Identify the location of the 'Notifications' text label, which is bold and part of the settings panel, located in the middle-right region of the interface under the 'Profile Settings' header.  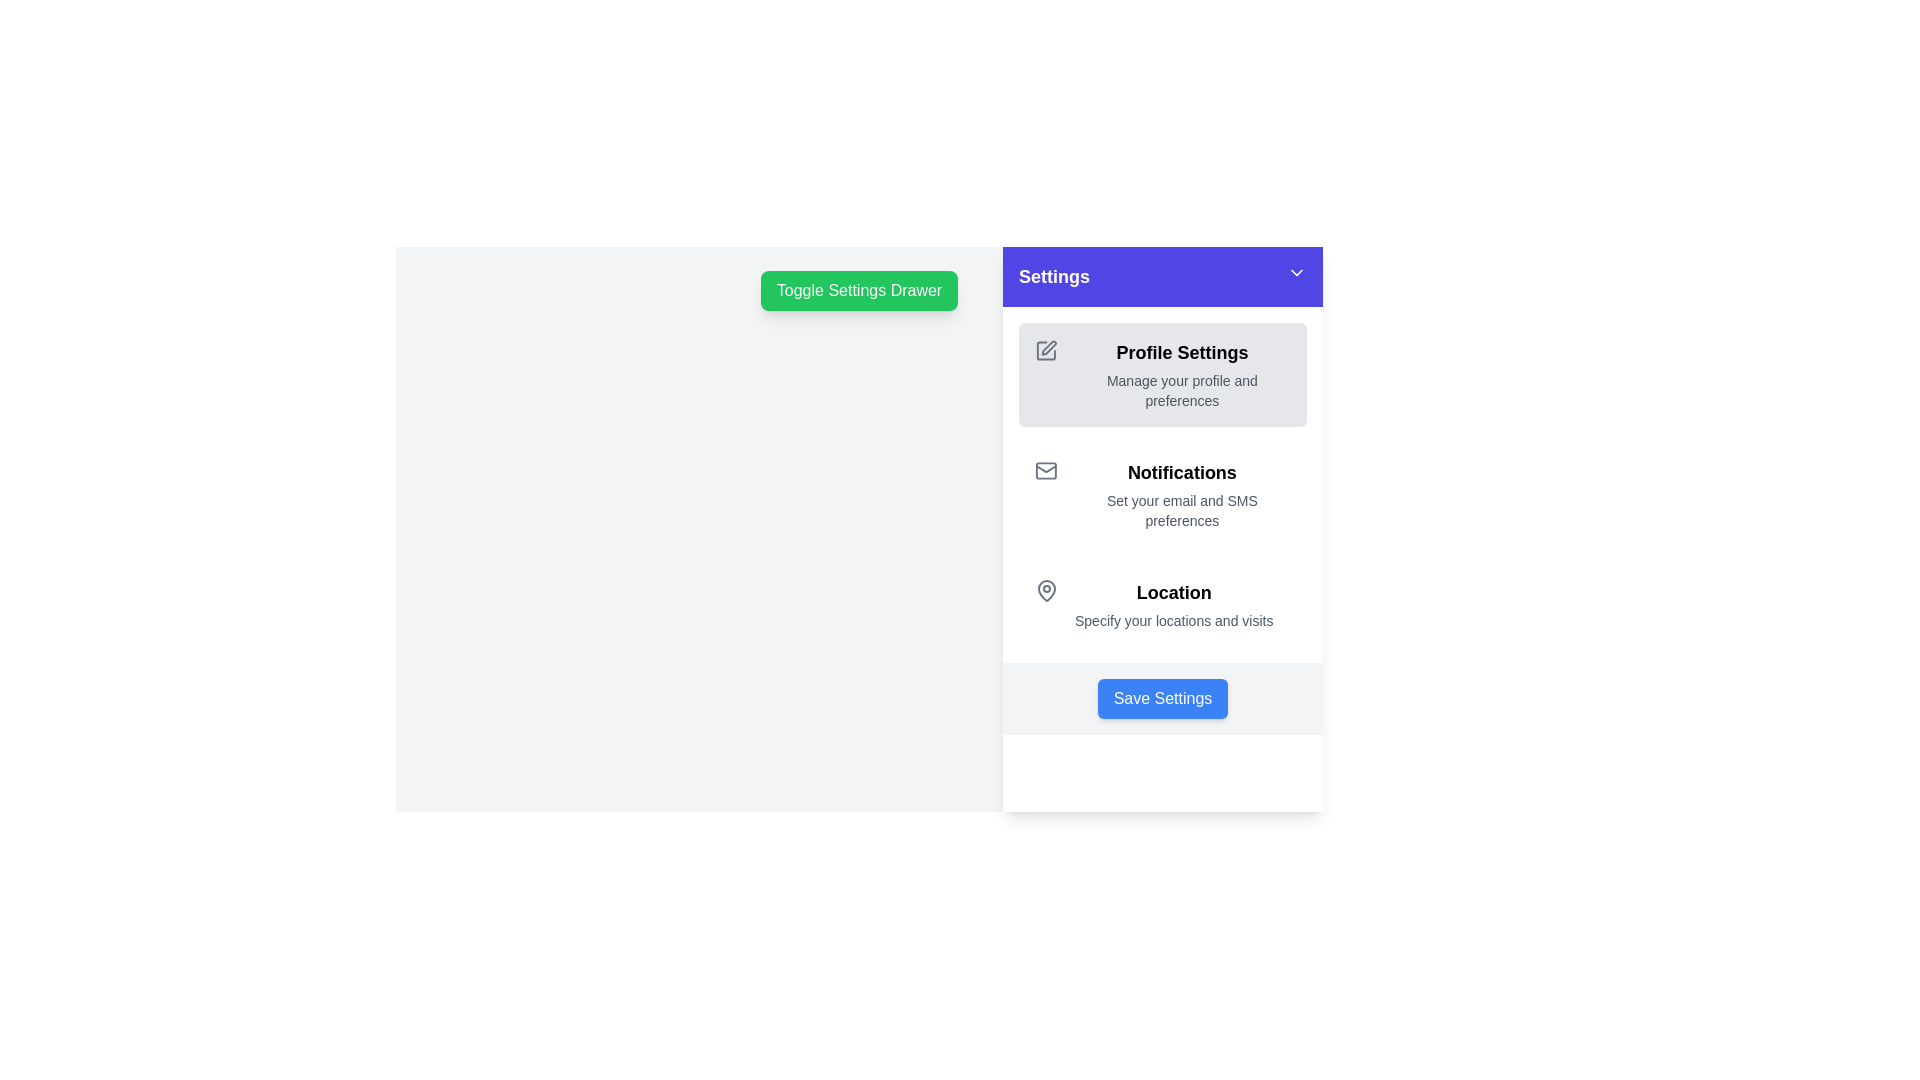
(1182, 473).